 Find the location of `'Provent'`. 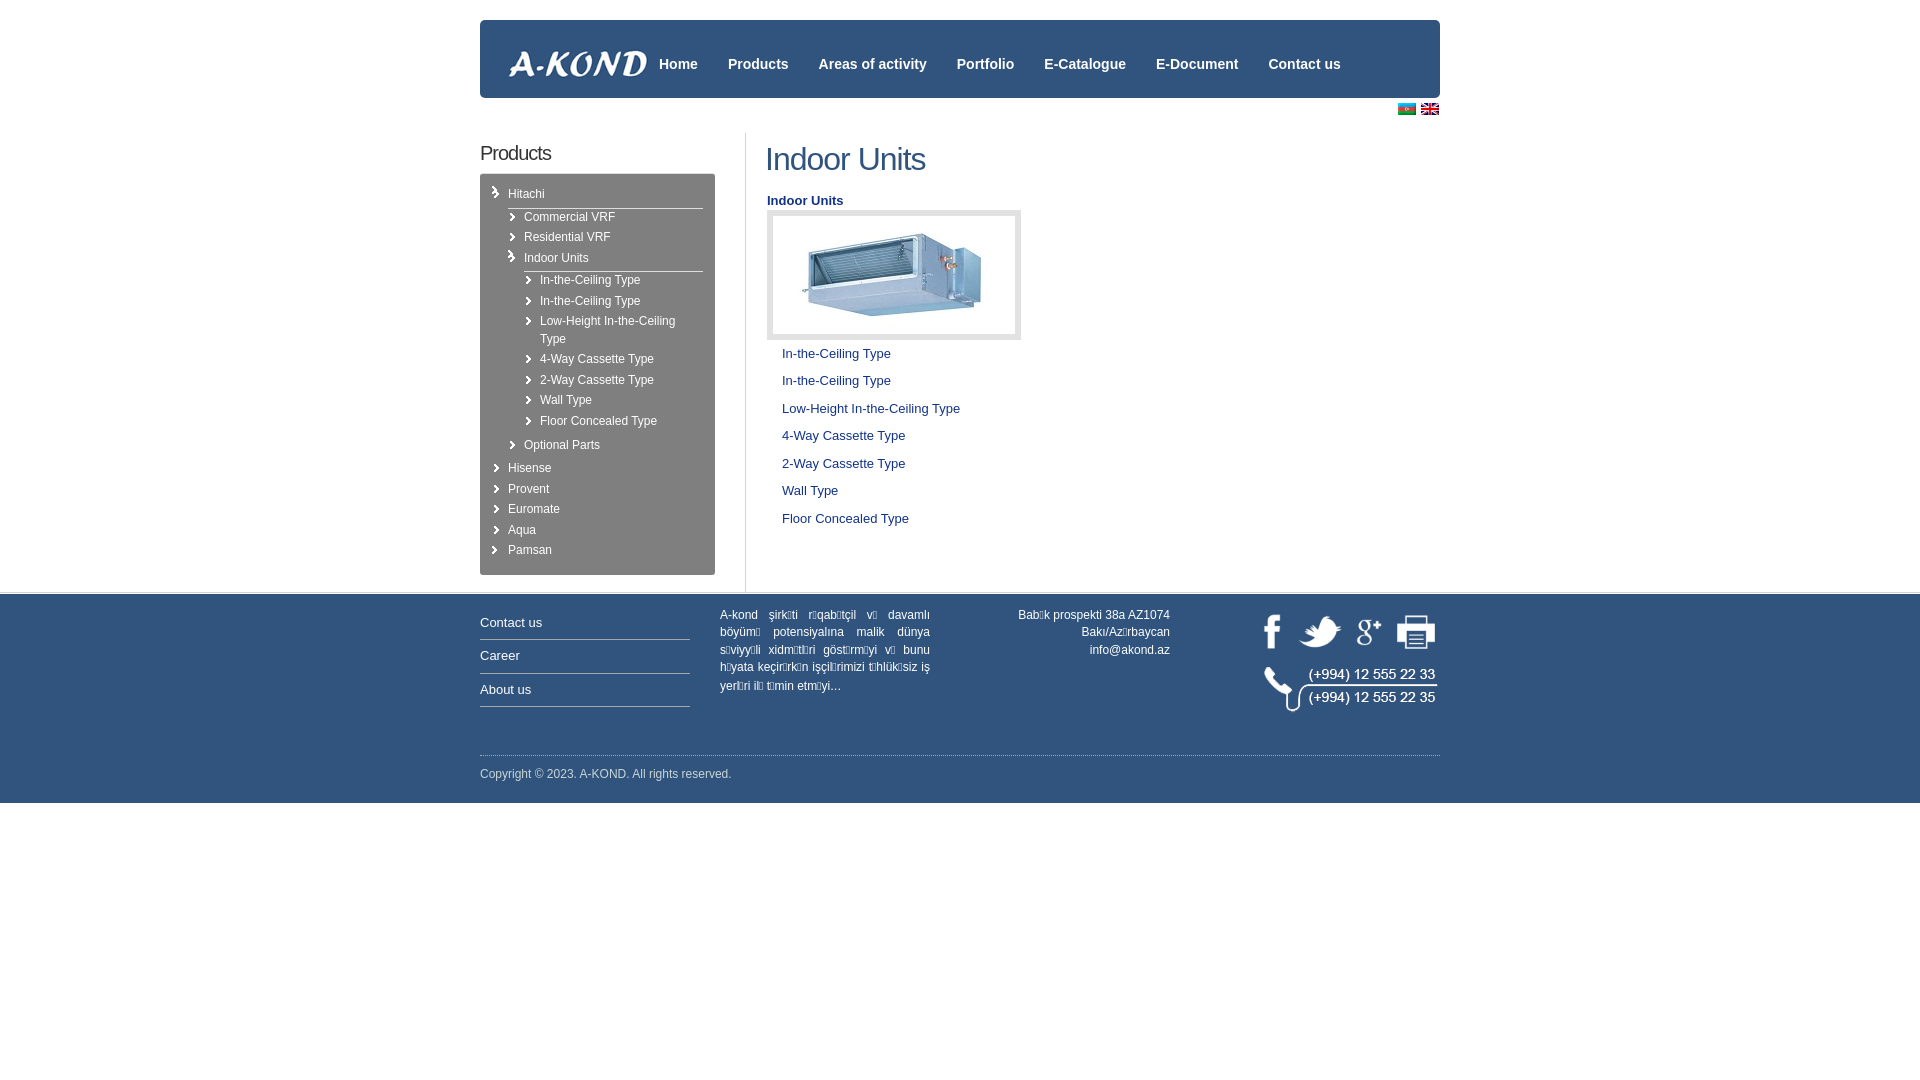

'Provent' is located at coordinates (528, 489).